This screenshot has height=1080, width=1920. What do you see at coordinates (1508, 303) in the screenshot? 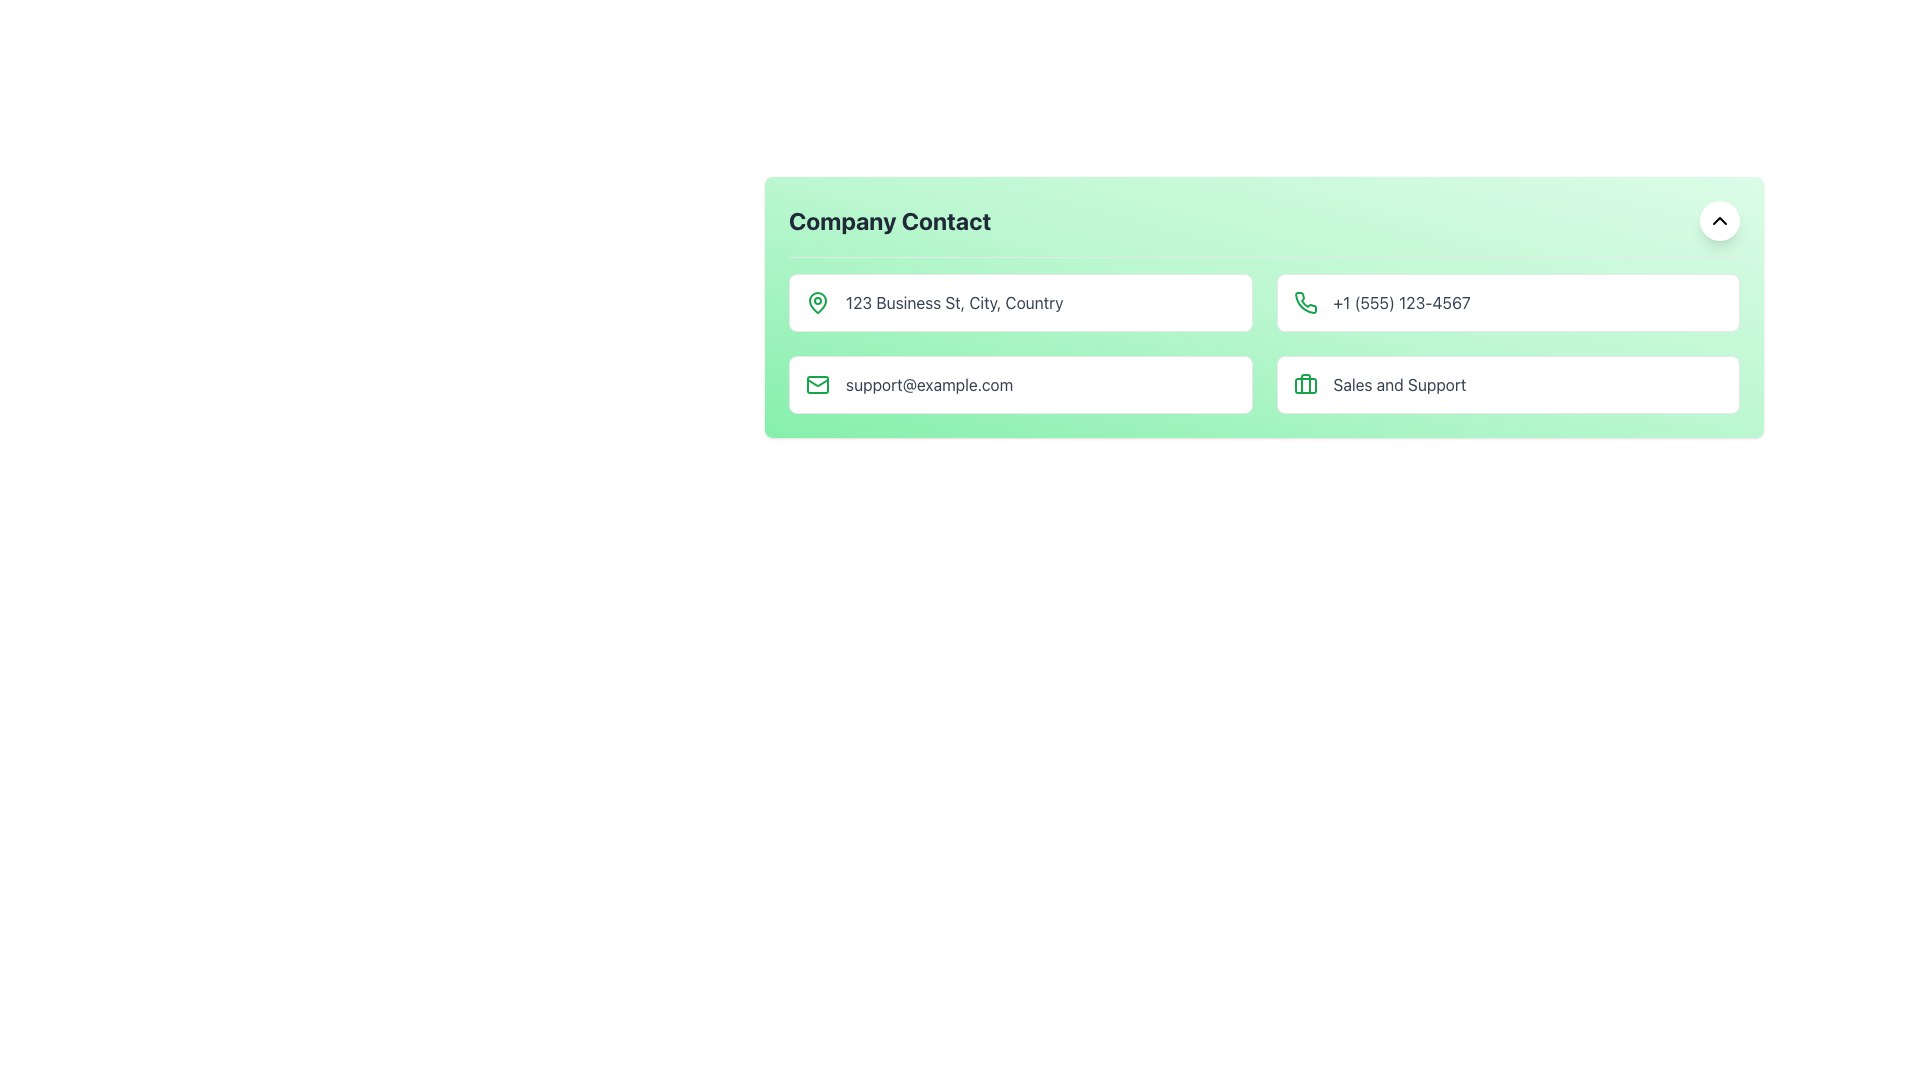
I see `the contact information card located in the top-right section of the grid layout` at bounding box center [1508, 303].